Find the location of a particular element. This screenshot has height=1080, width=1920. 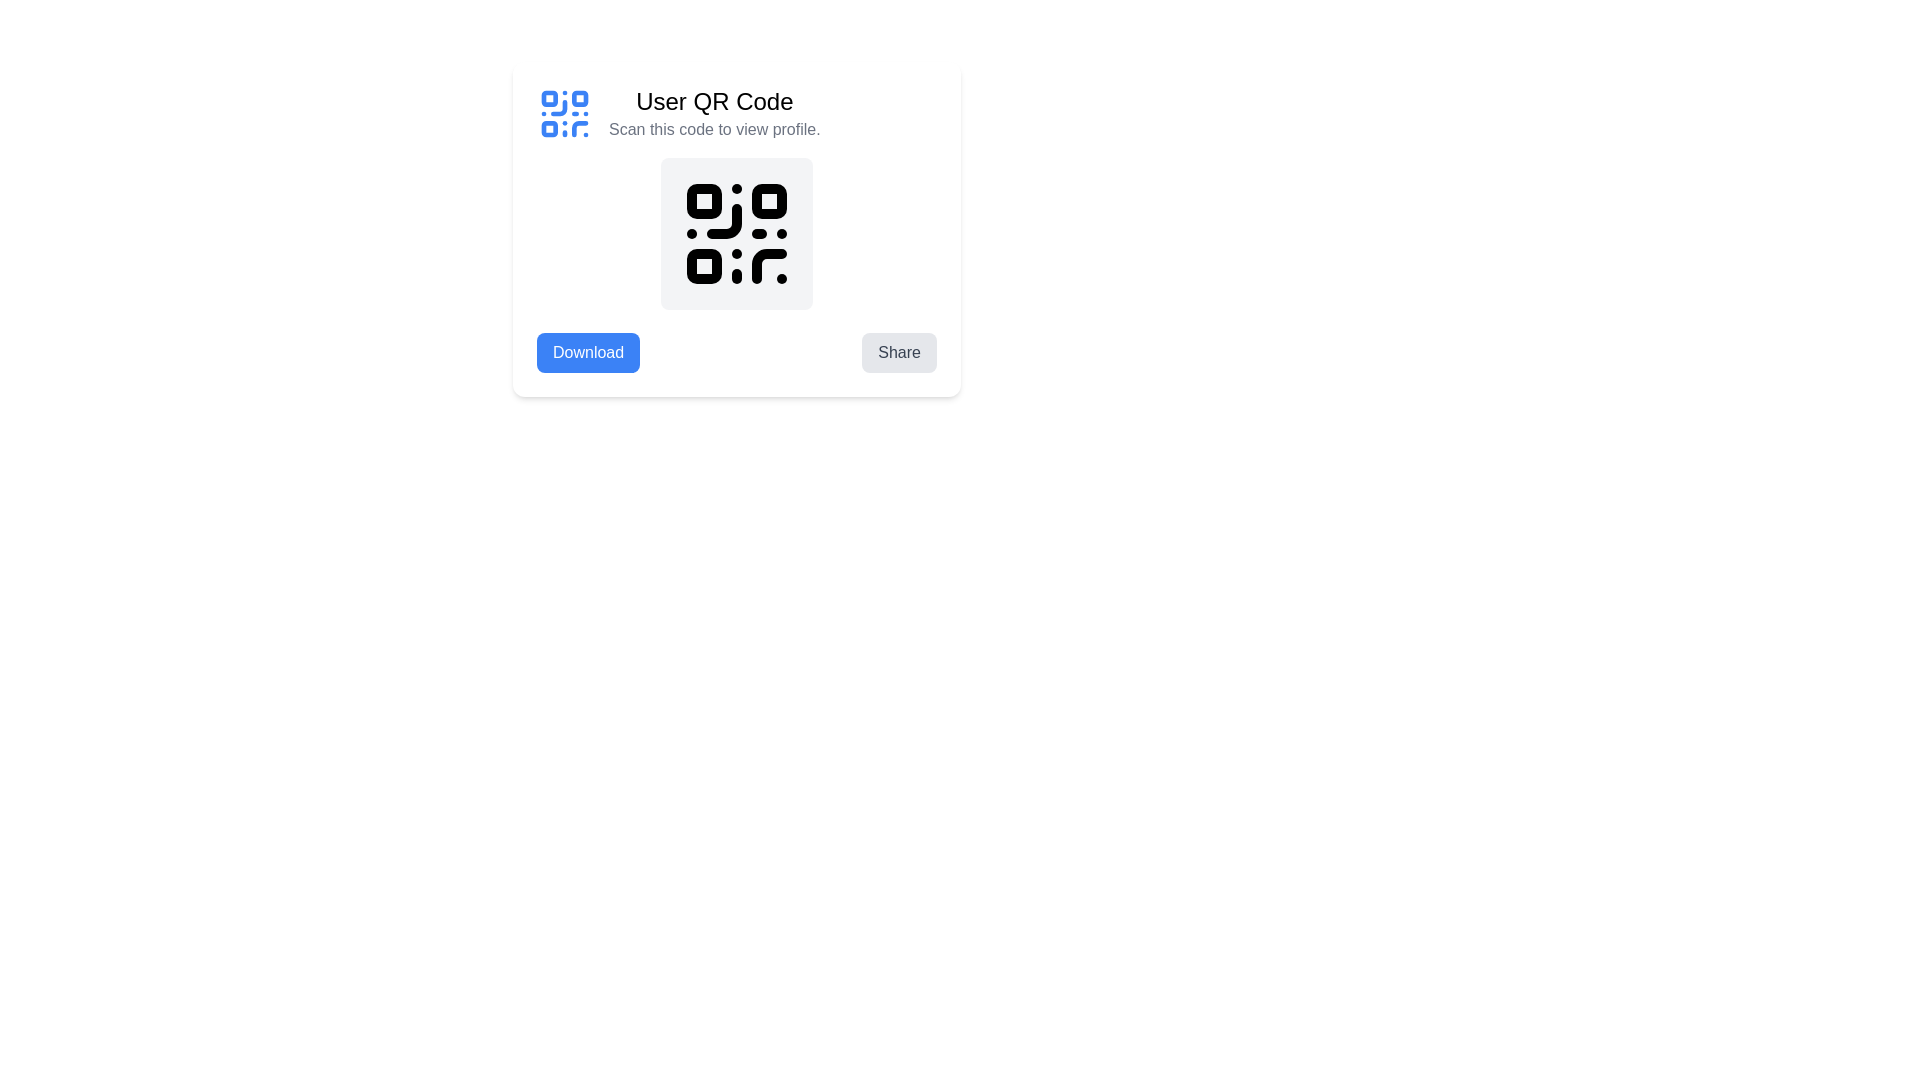

the second blue square icon in the top row of the QR code grid located at the top-left corner of the card labeled 'User QR Code' is located at coordinates (579, 98).